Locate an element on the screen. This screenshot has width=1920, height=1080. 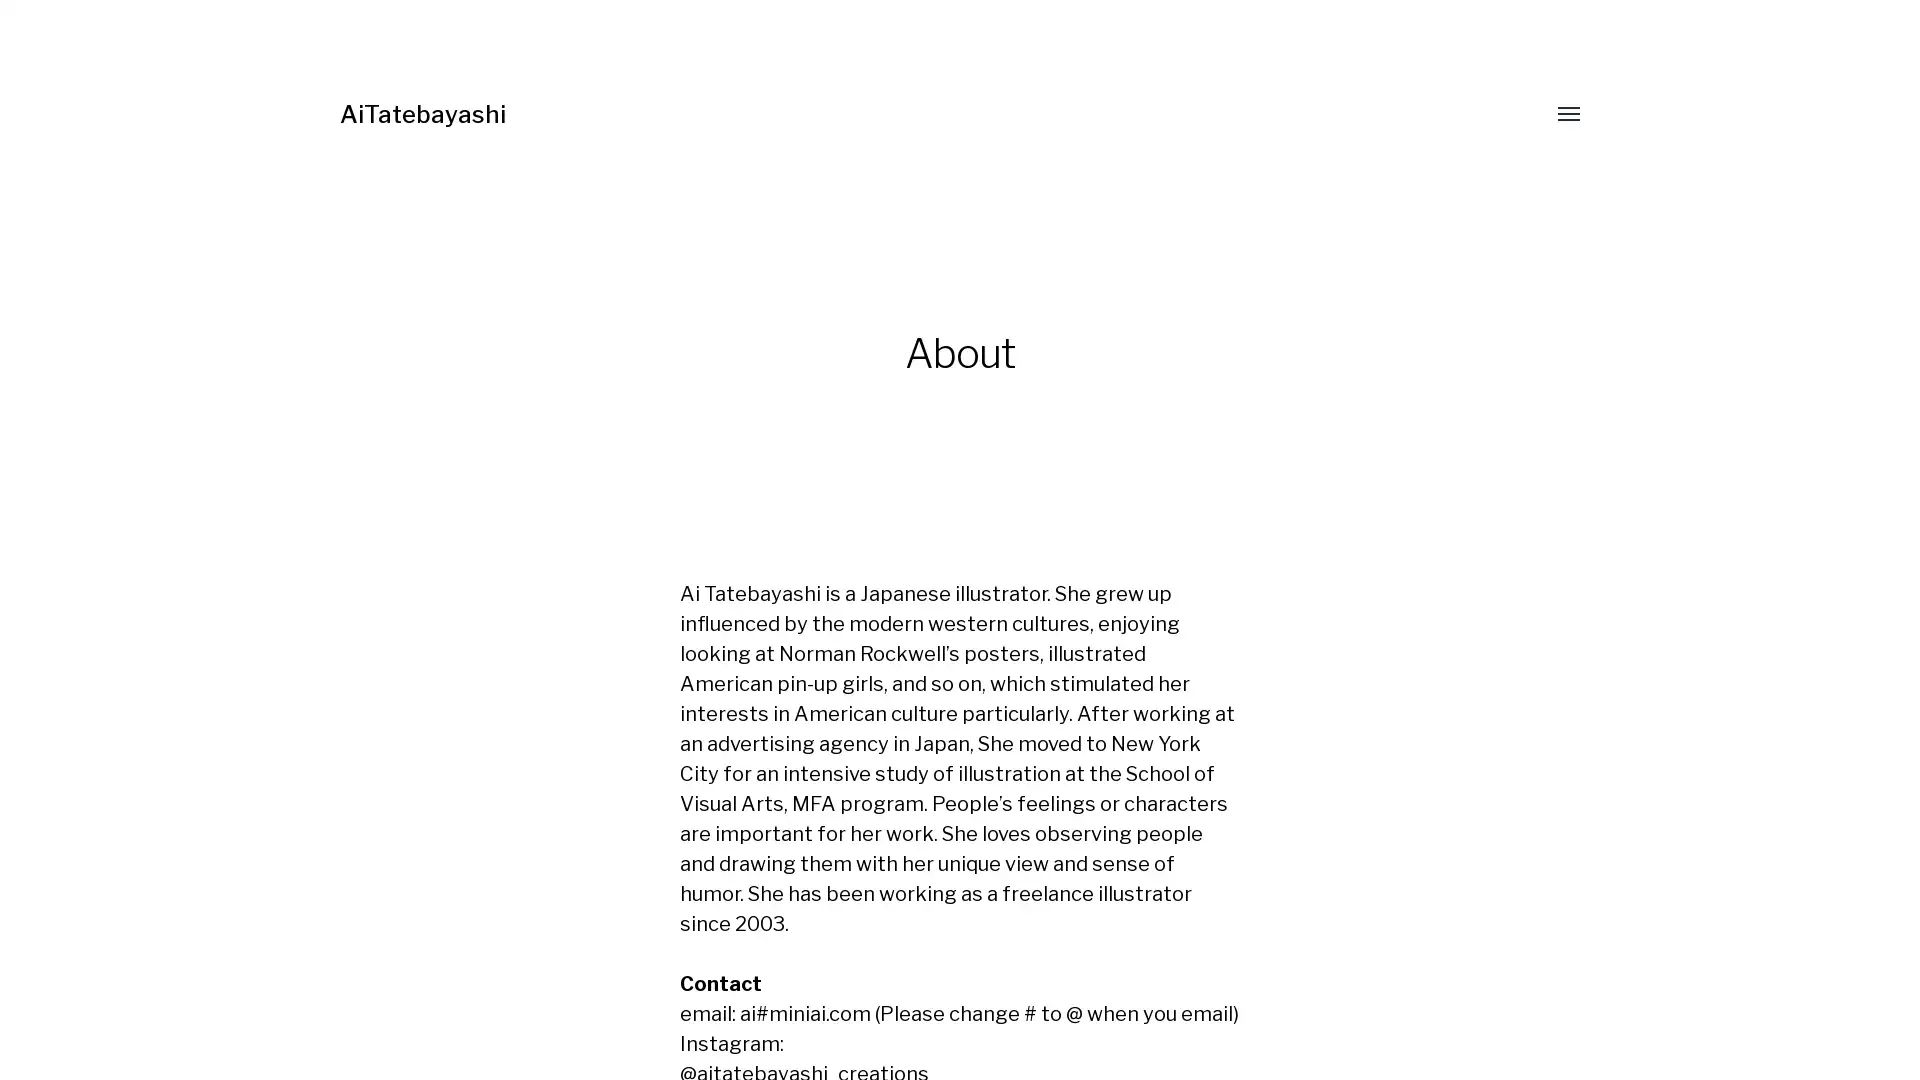
Toggle menu is located at coordinates (1554, 114).